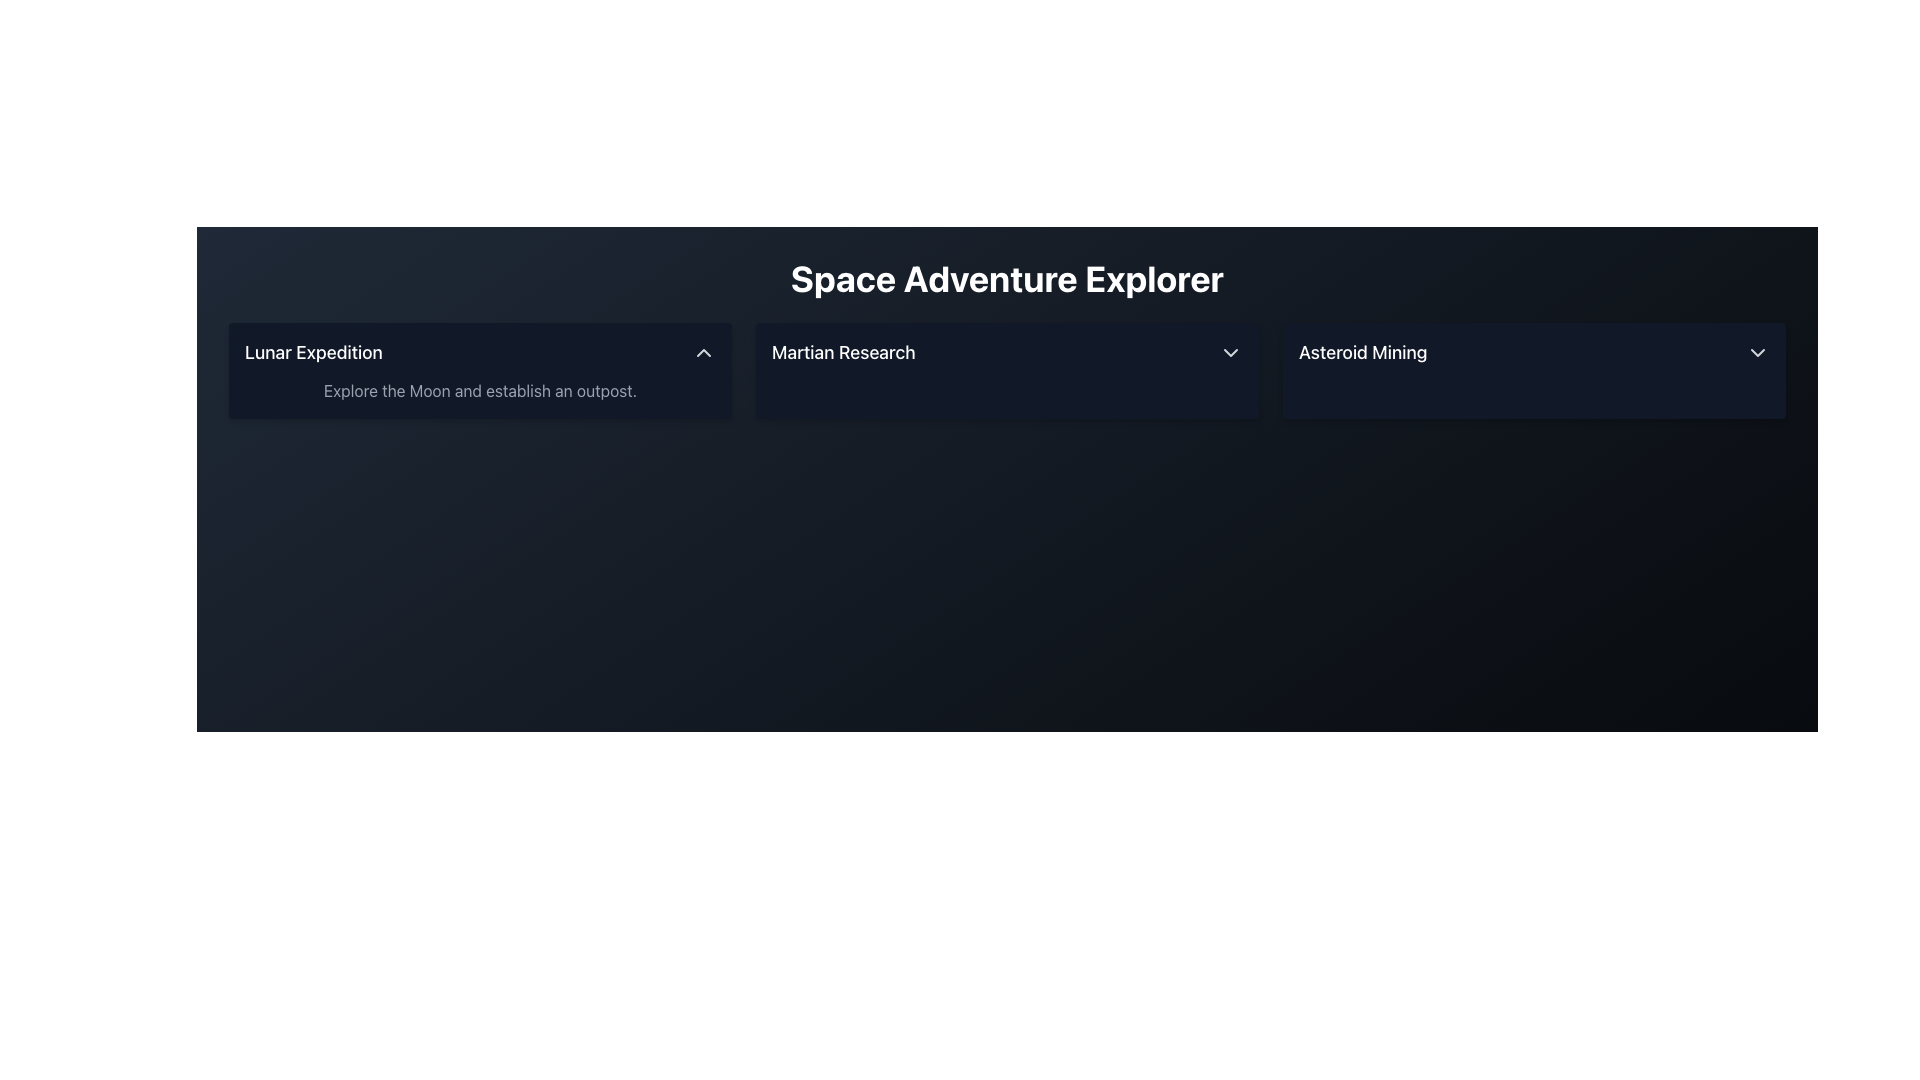 Image resolution: width=1920 pixels, height=1080 pixels. Describe the element at coordinates (480, 390) in the screenshot. I see `descriptive text located below the 'Lunar Expedition' heading, which provides details about the action or content related to it` at that location.